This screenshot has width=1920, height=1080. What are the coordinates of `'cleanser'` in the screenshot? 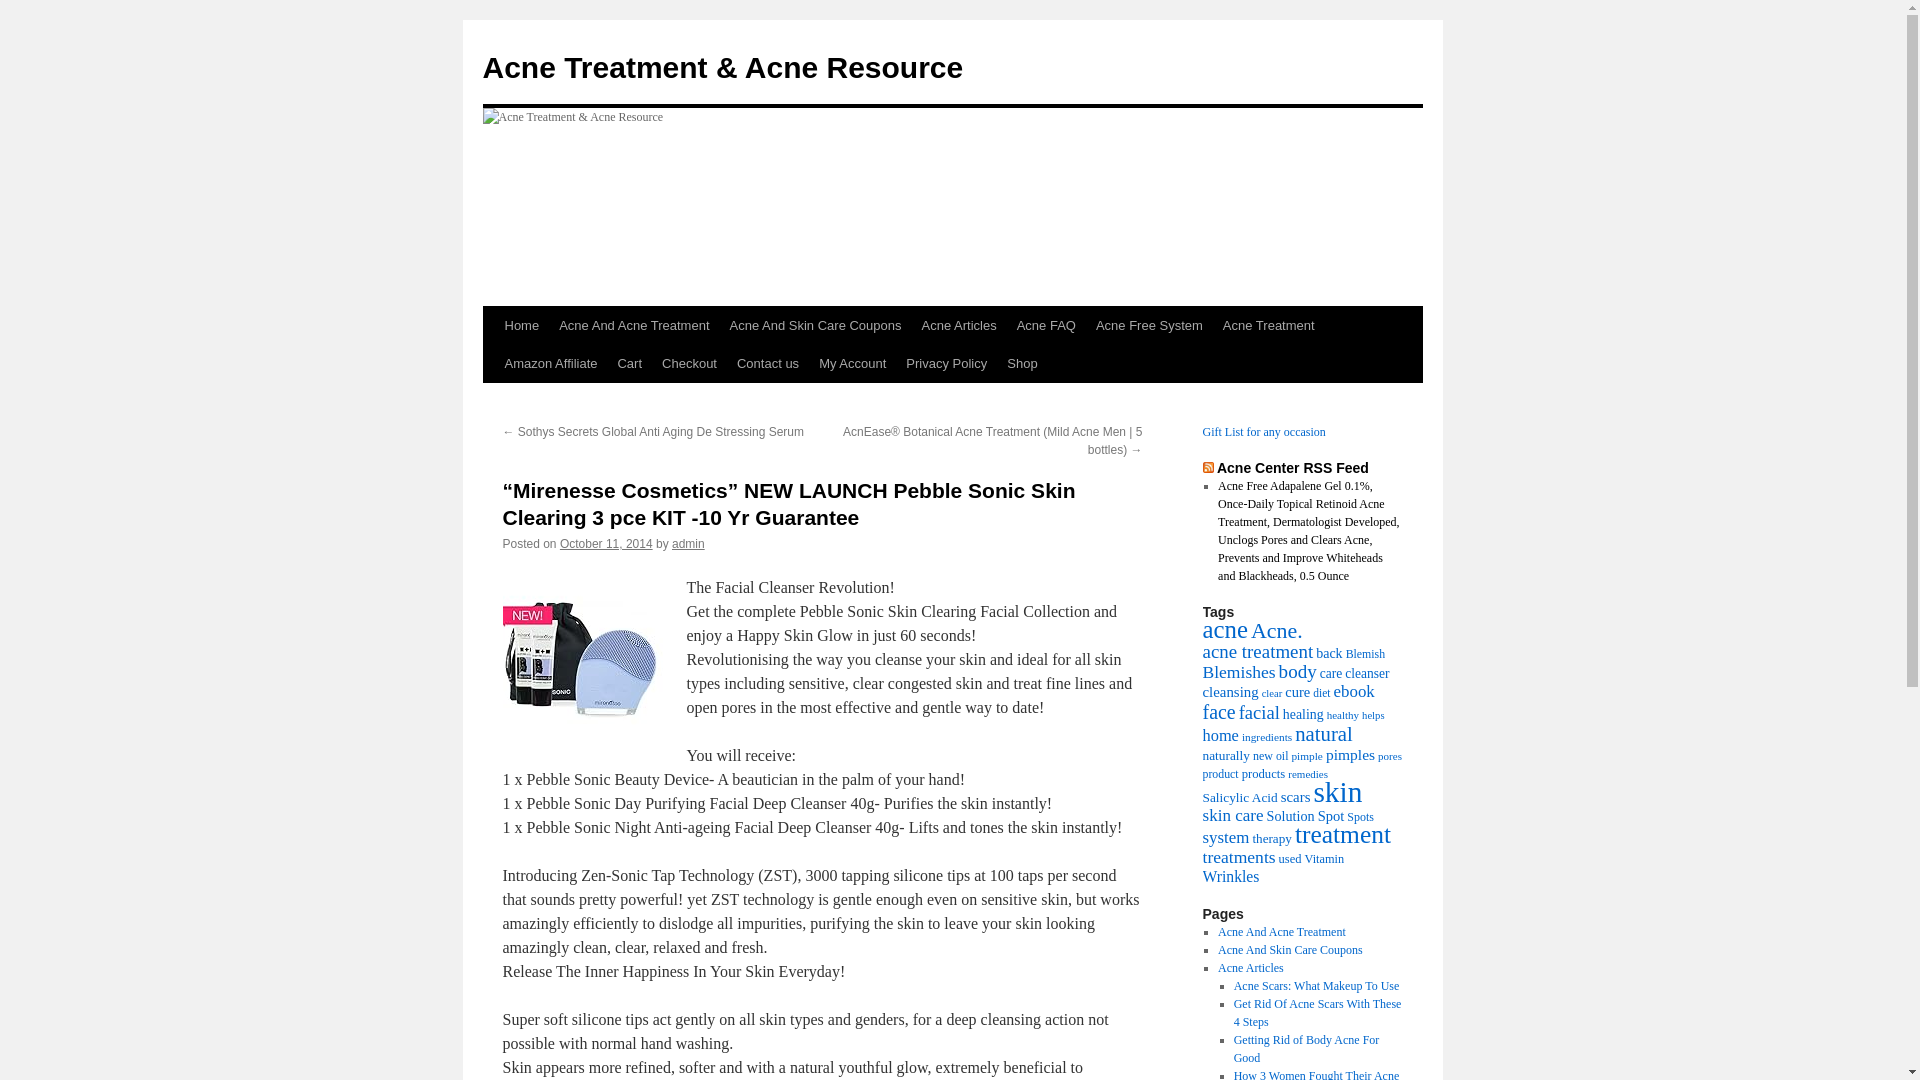 It's located at (1366, 673).